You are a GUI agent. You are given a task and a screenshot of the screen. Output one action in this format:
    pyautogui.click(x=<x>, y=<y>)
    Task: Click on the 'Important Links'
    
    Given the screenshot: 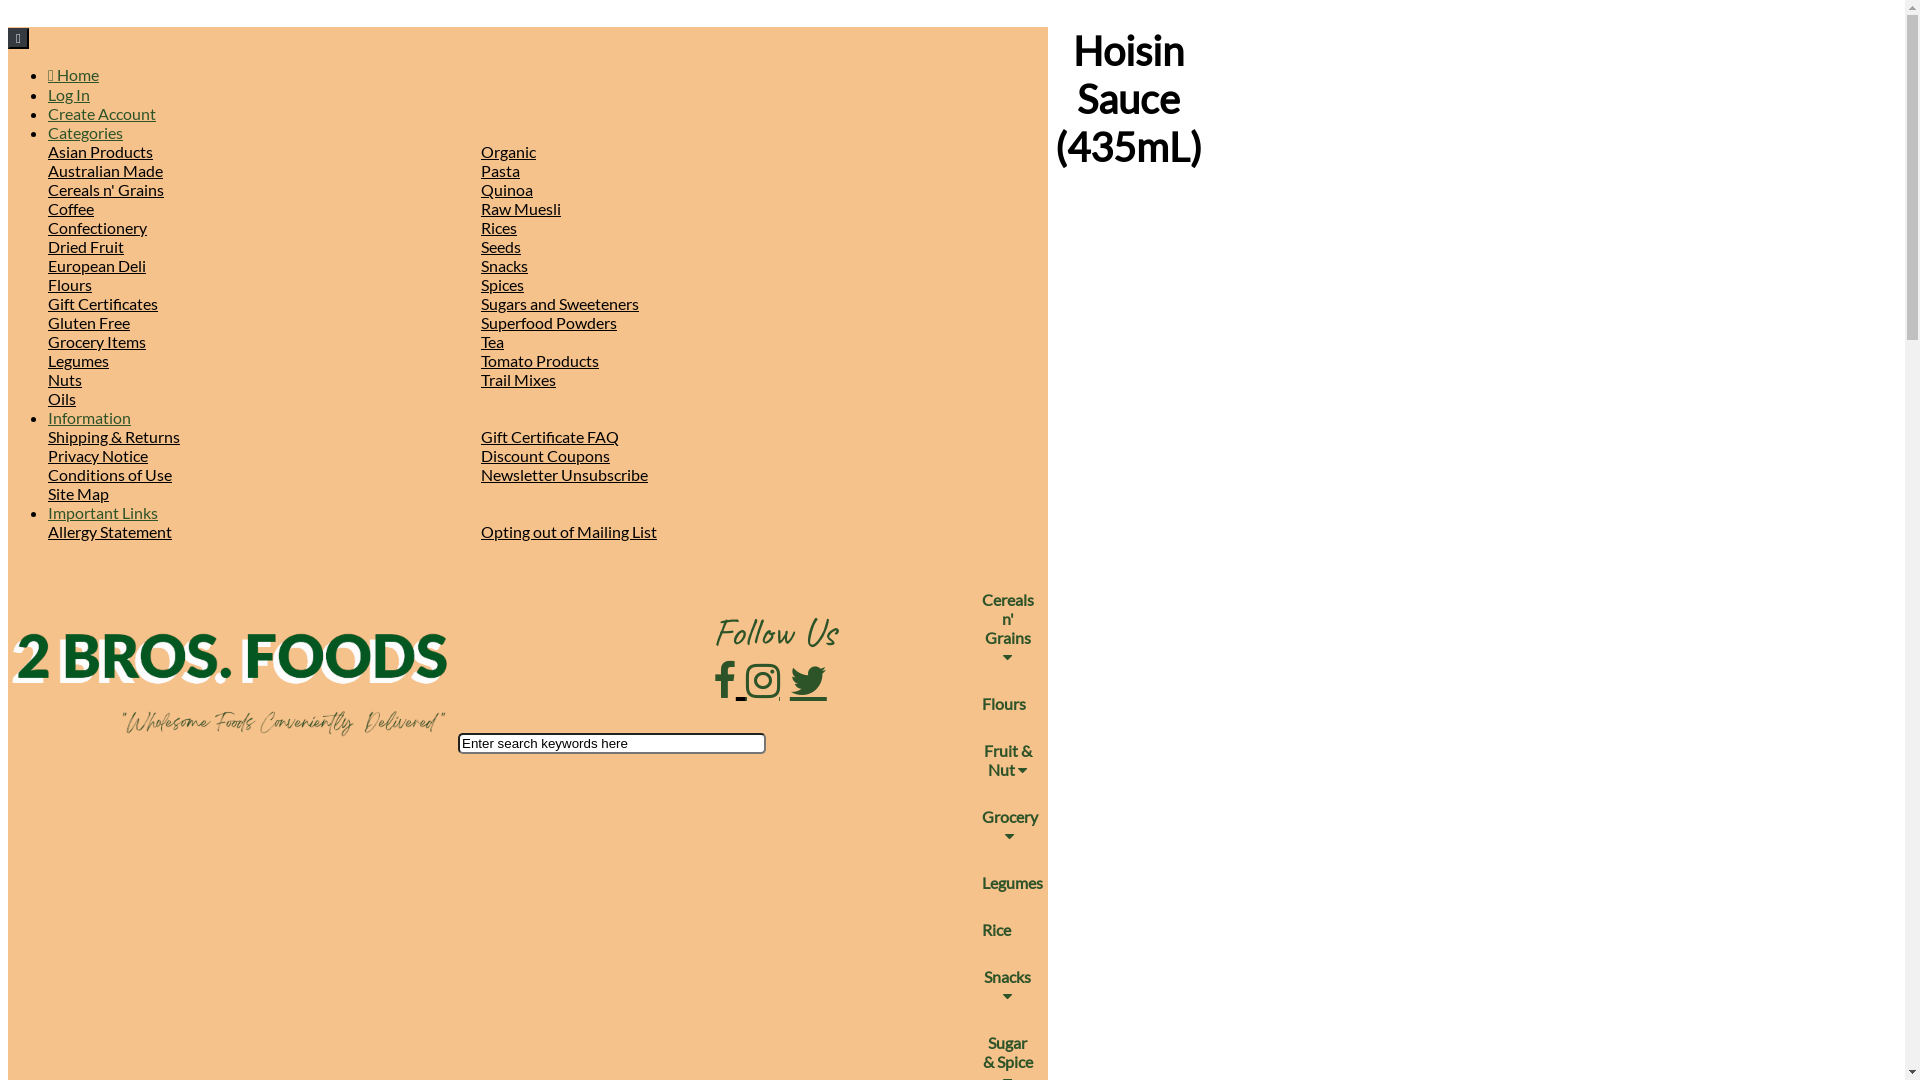 What is the action you would take?
    pyautogui.click(x=101, y=511)
    